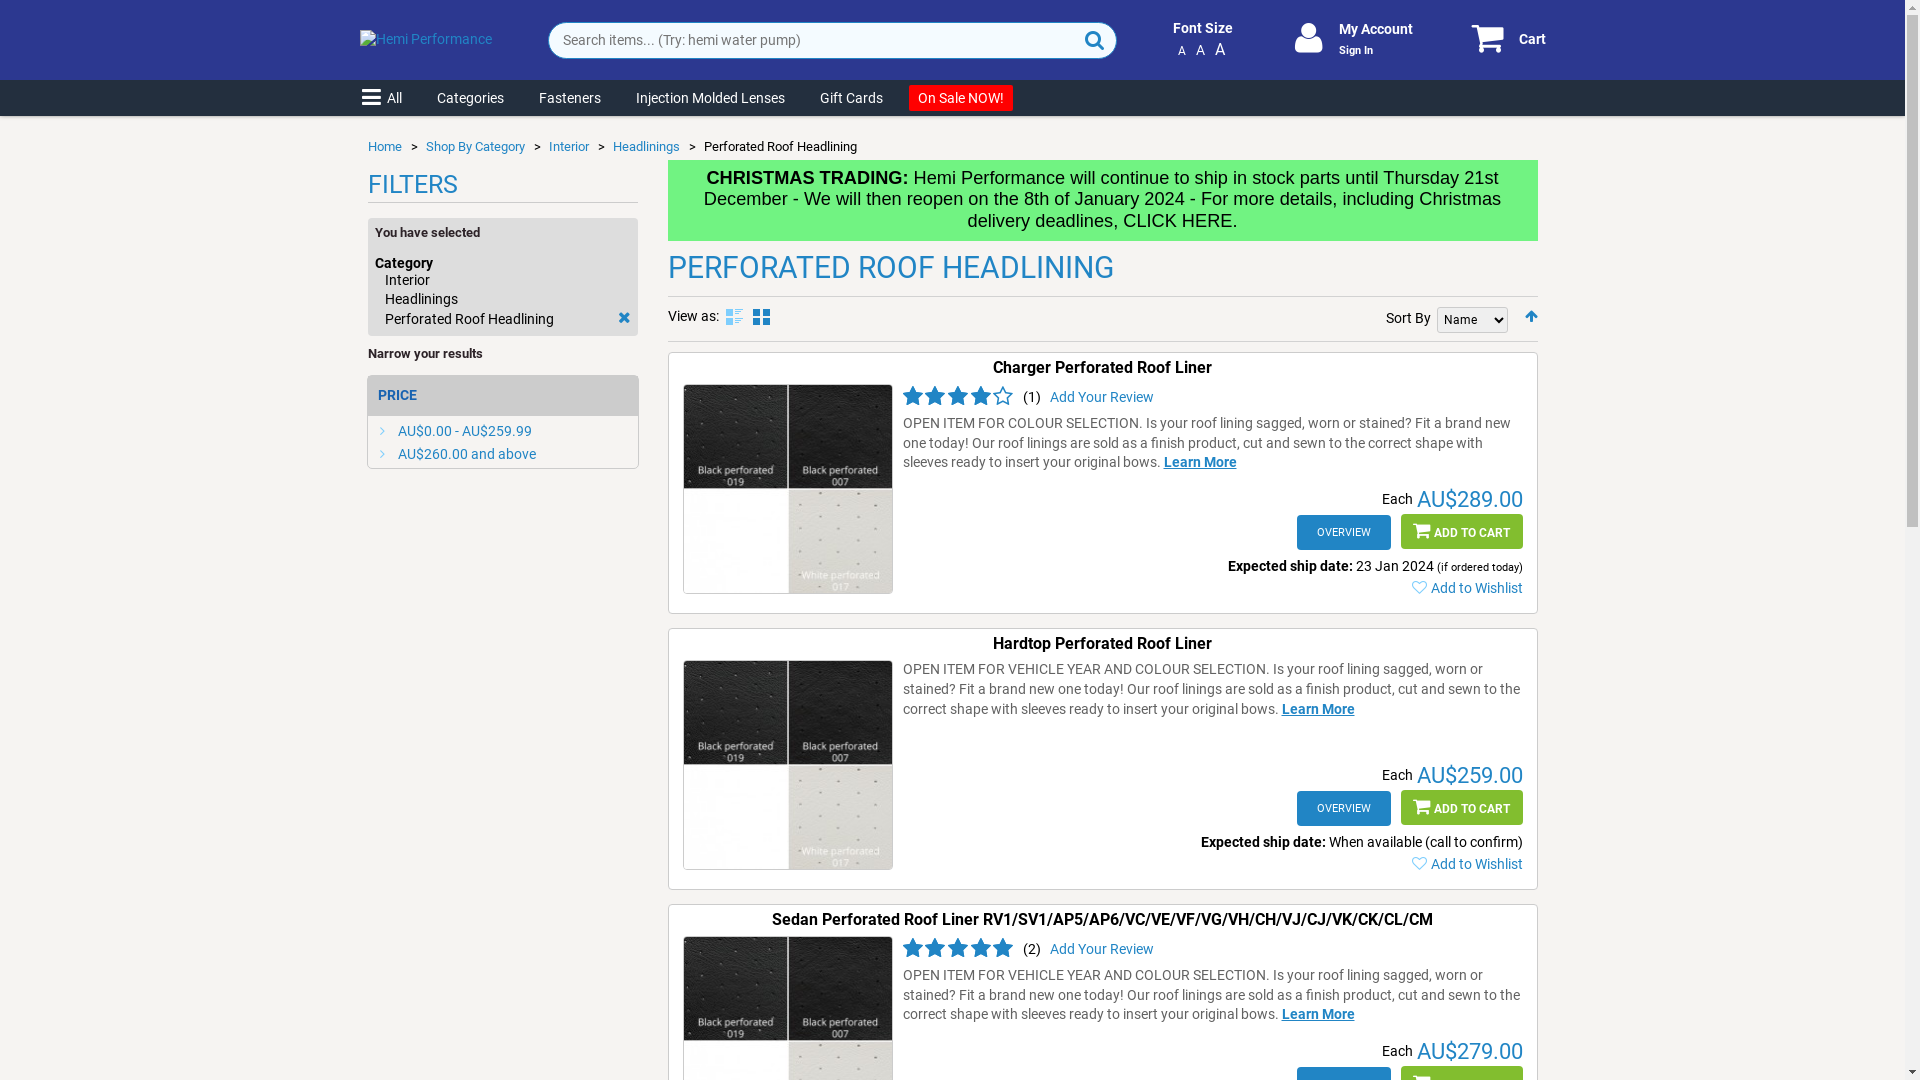 The width and height of the screenshot is (1920, 1080). Describe the element at coordinates (759, 315) in the screenshot. I see `'Grid'` at that location.